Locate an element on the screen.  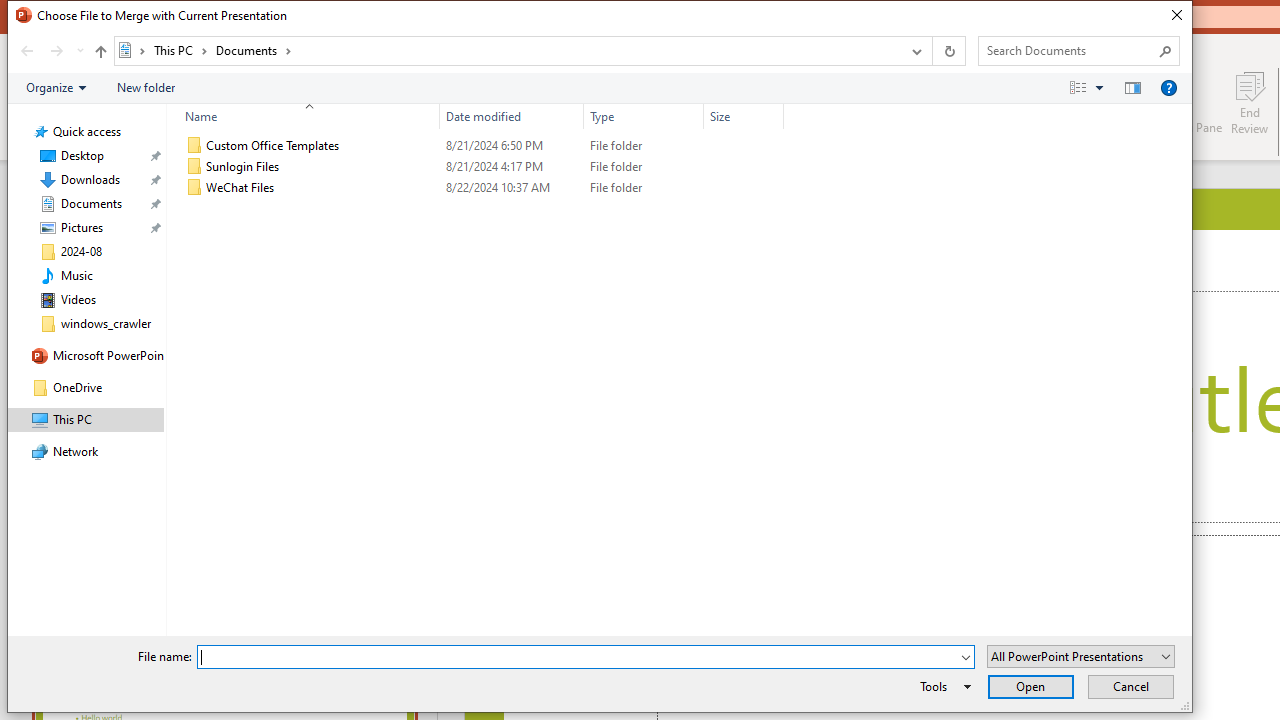
'Back (Alt + Left Arrow)' is located at coordinates (26, 50).